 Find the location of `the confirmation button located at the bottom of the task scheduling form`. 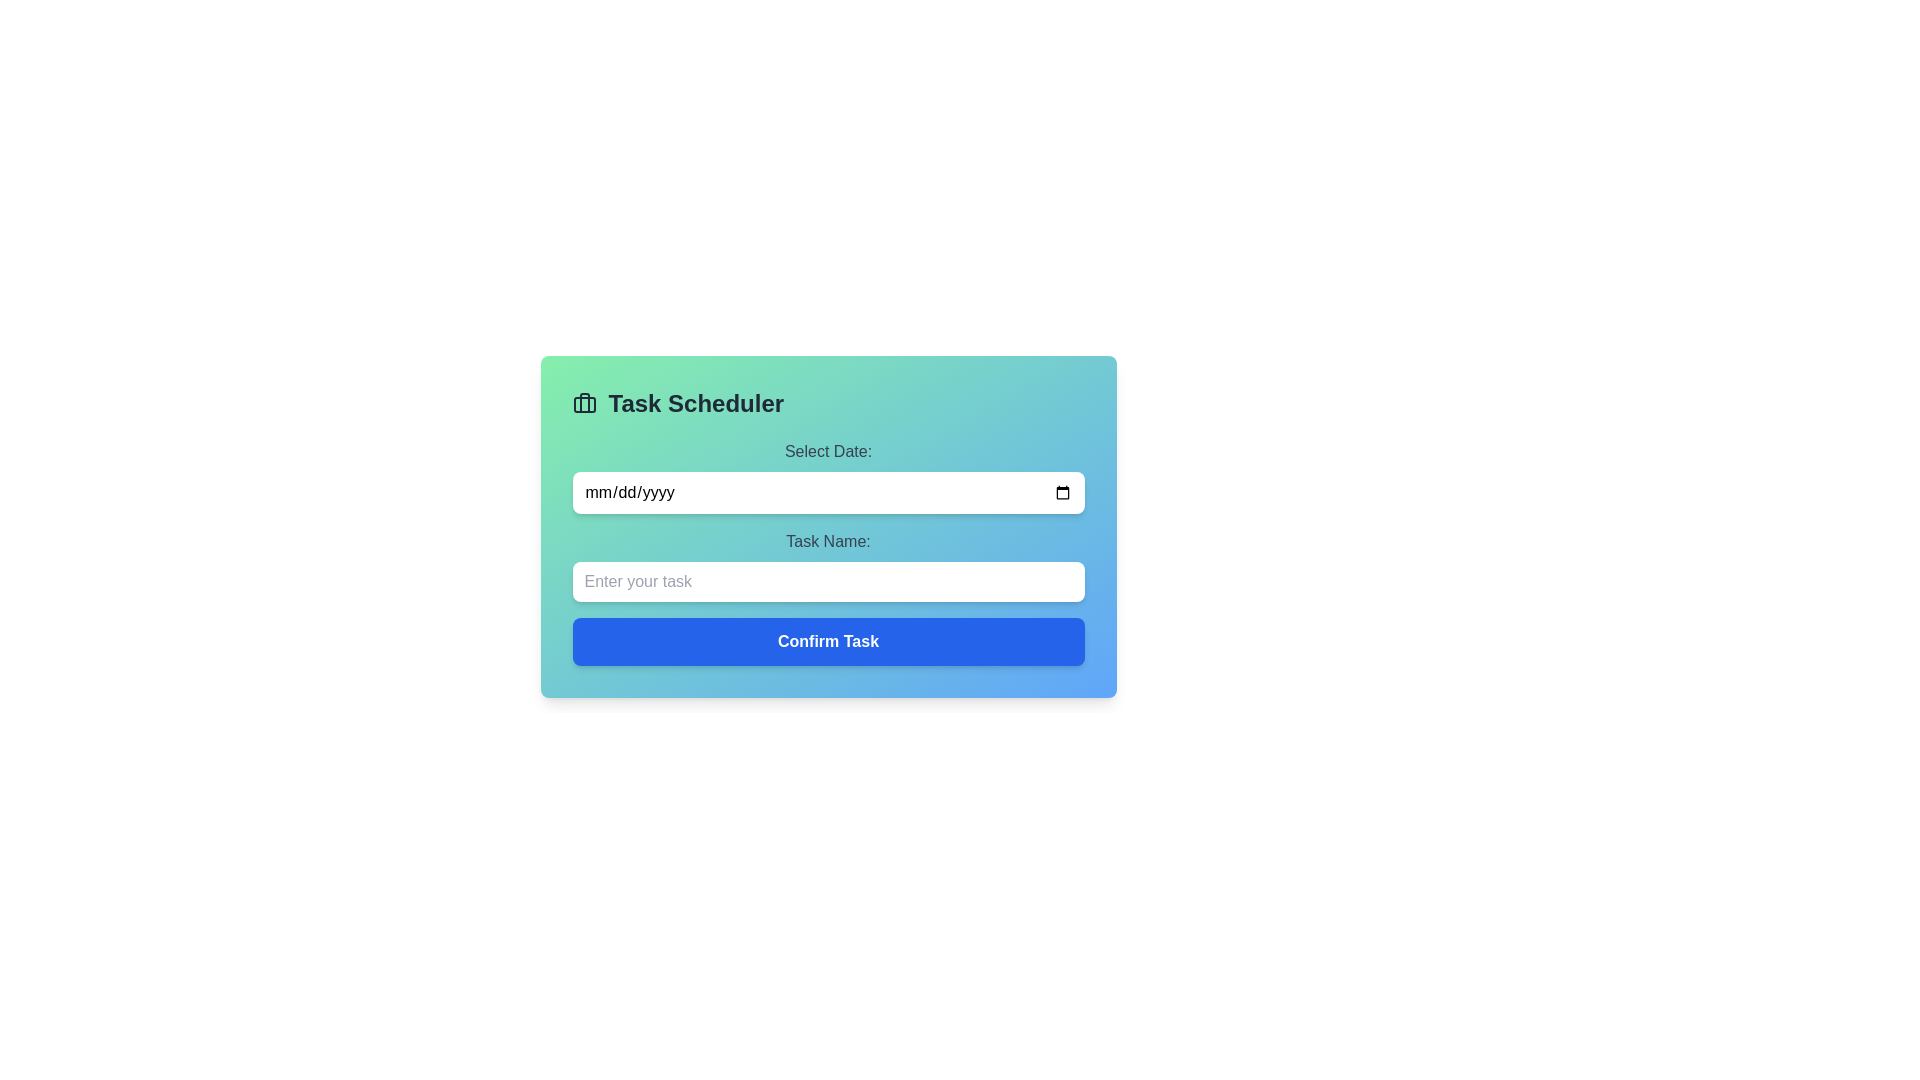

the confirmation button located at the bottom of the task scheduling form is located at coordinates (828, 641).